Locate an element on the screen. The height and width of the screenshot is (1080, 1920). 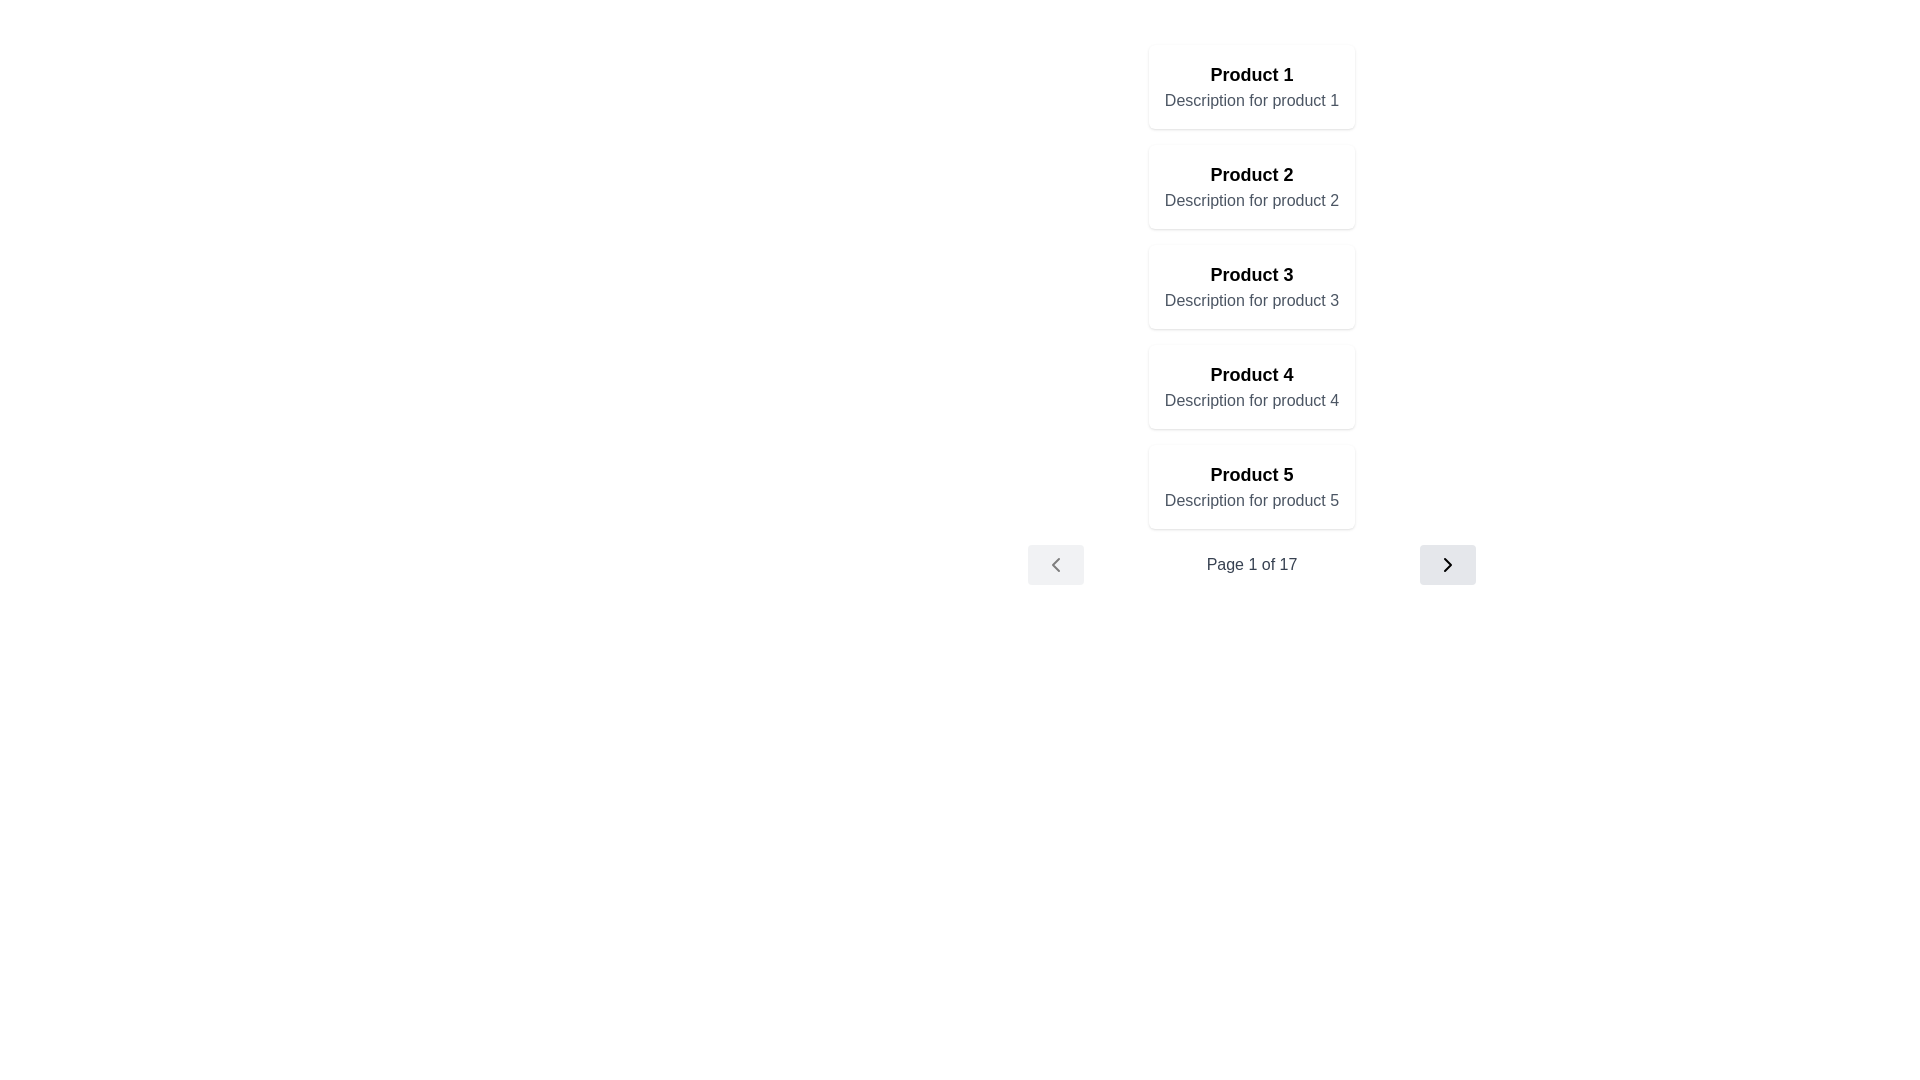
text label displaying 'Page 1 of 17', which is styled in gray color and positioned in the center of the navigation bar below the product list is located at coordinates (1251, 564).